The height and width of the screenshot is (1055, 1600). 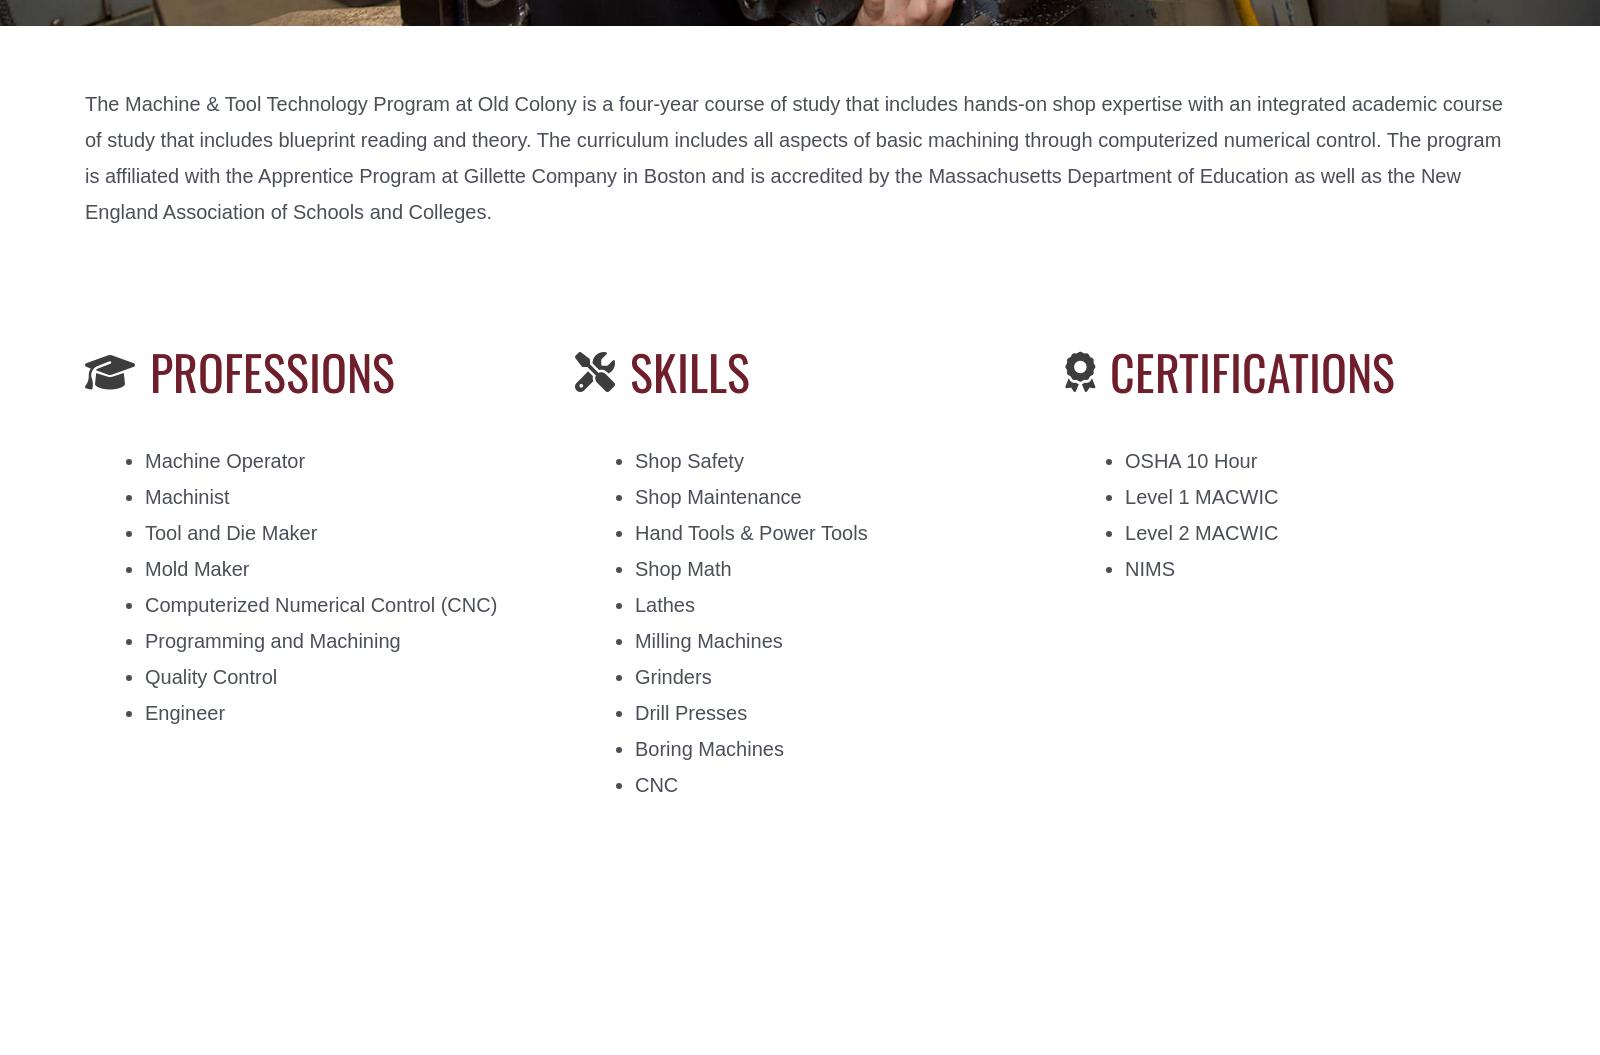 What do you see at coordinates (656, 784) in the screenshot?
I see `'CNC'` at bounding box center [656, 784].